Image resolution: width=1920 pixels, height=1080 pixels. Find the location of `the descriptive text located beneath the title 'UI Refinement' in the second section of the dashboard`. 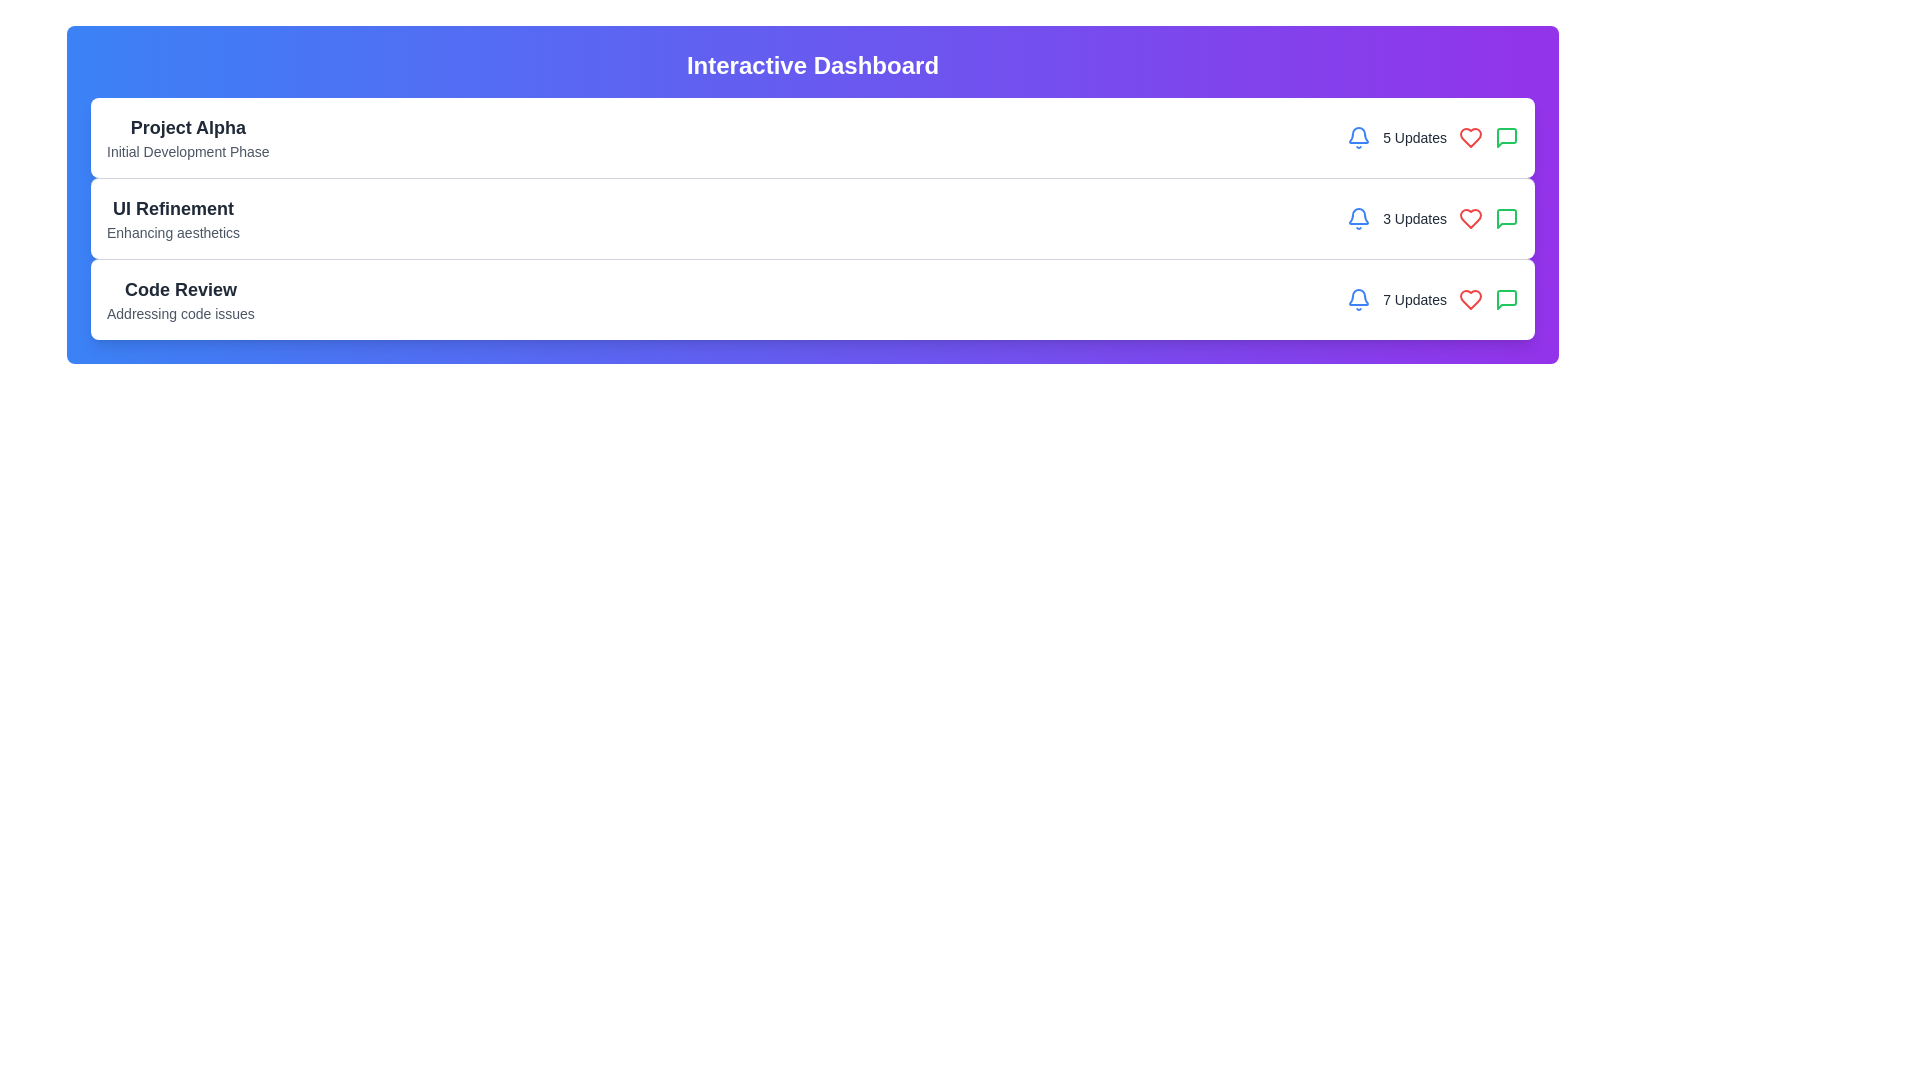

the descriptive text located beneath the title 'UI Refinement' in the second section of the dashboard is located at coordinates (173, 231).